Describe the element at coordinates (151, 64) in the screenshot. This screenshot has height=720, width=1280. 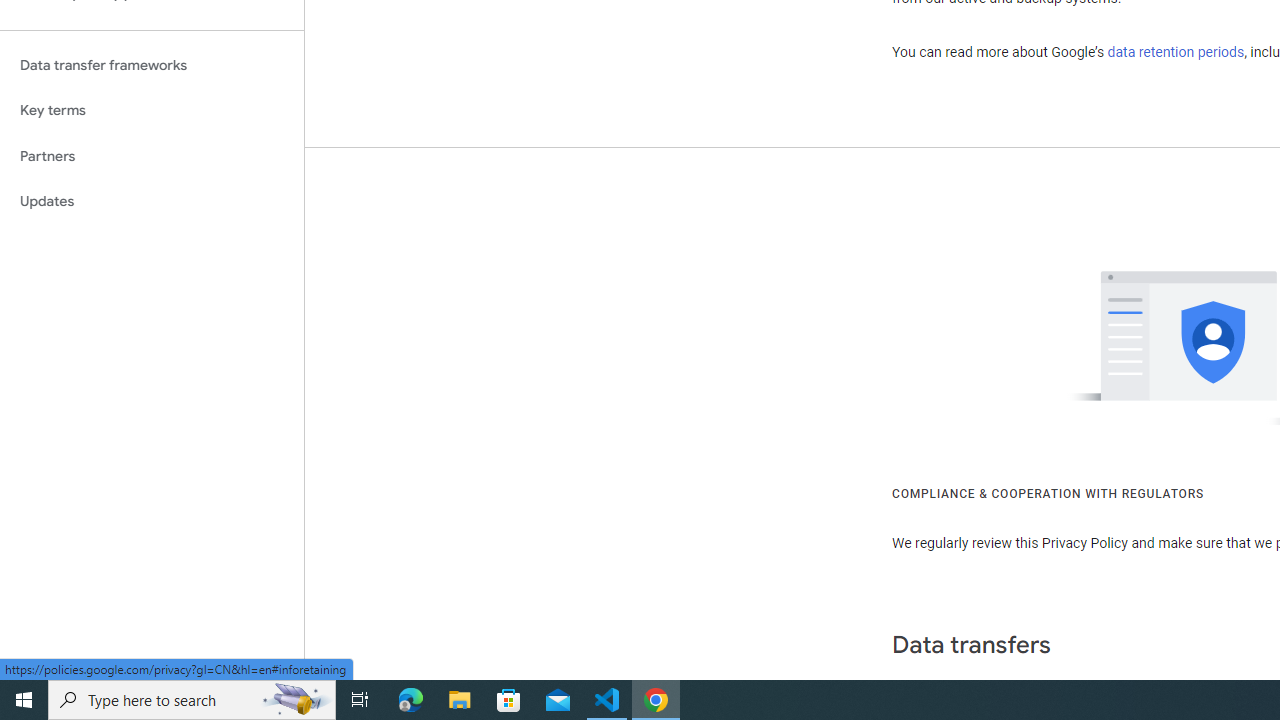
I see `'Data transfer frameworks'` at that location.